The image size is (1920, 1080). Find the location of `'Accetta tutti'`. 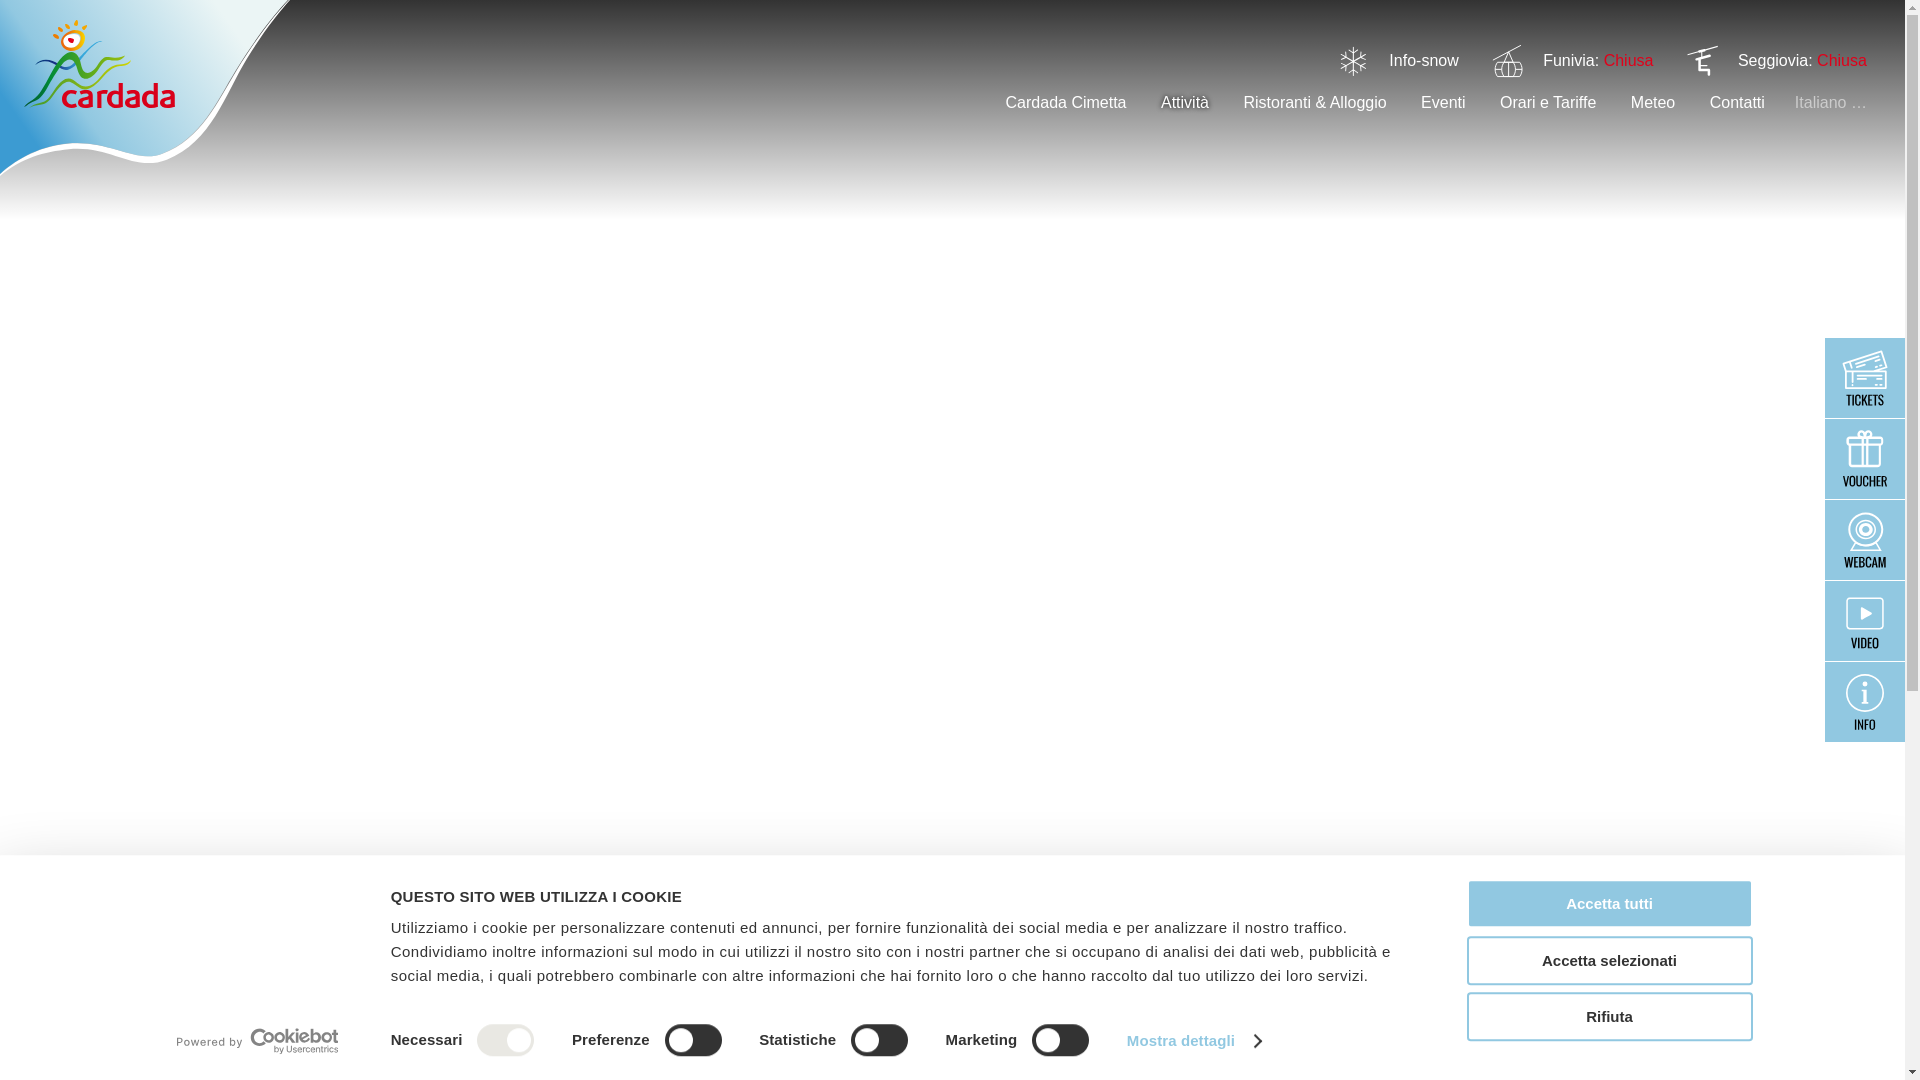

'Accetta tutti' is located at coordinates (1608, 903).